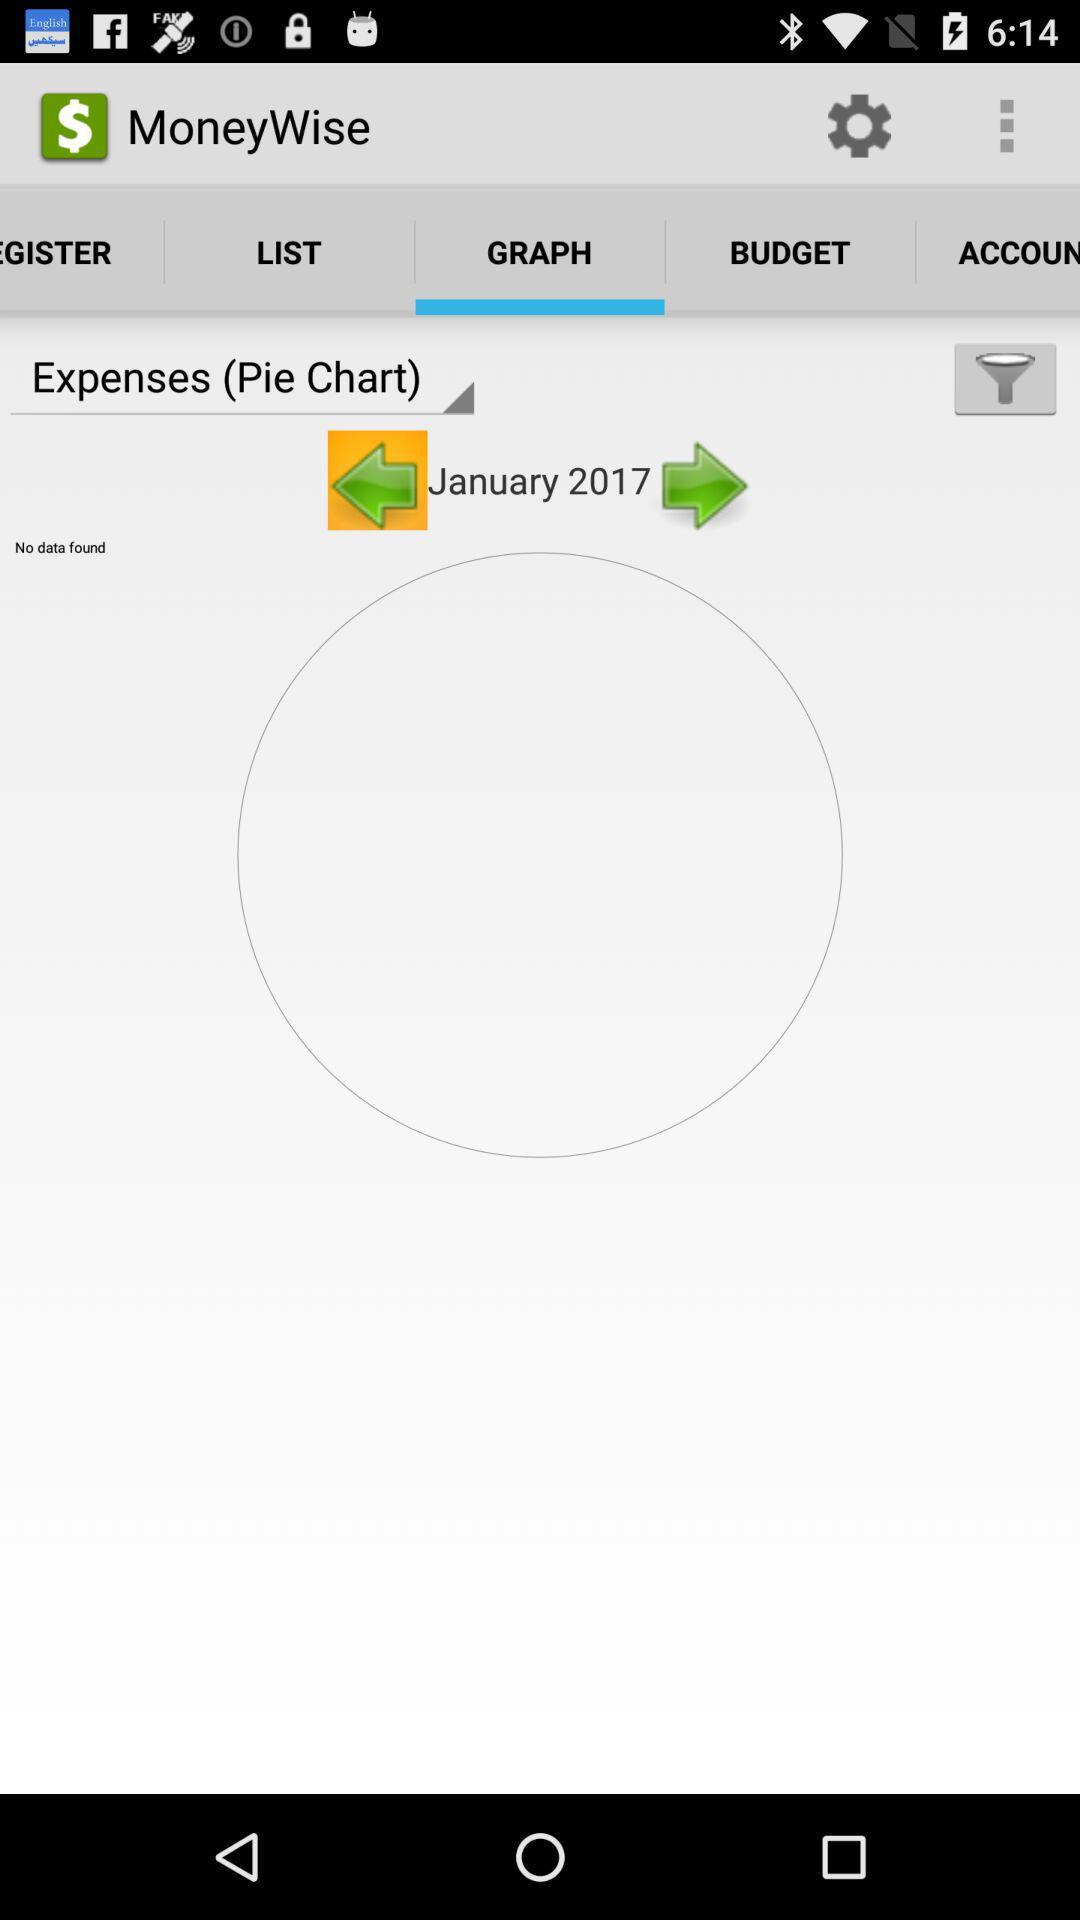 The height and width of the screenshot is (1920, 1080). I want to click on tab graph at top, so click(540, 251).